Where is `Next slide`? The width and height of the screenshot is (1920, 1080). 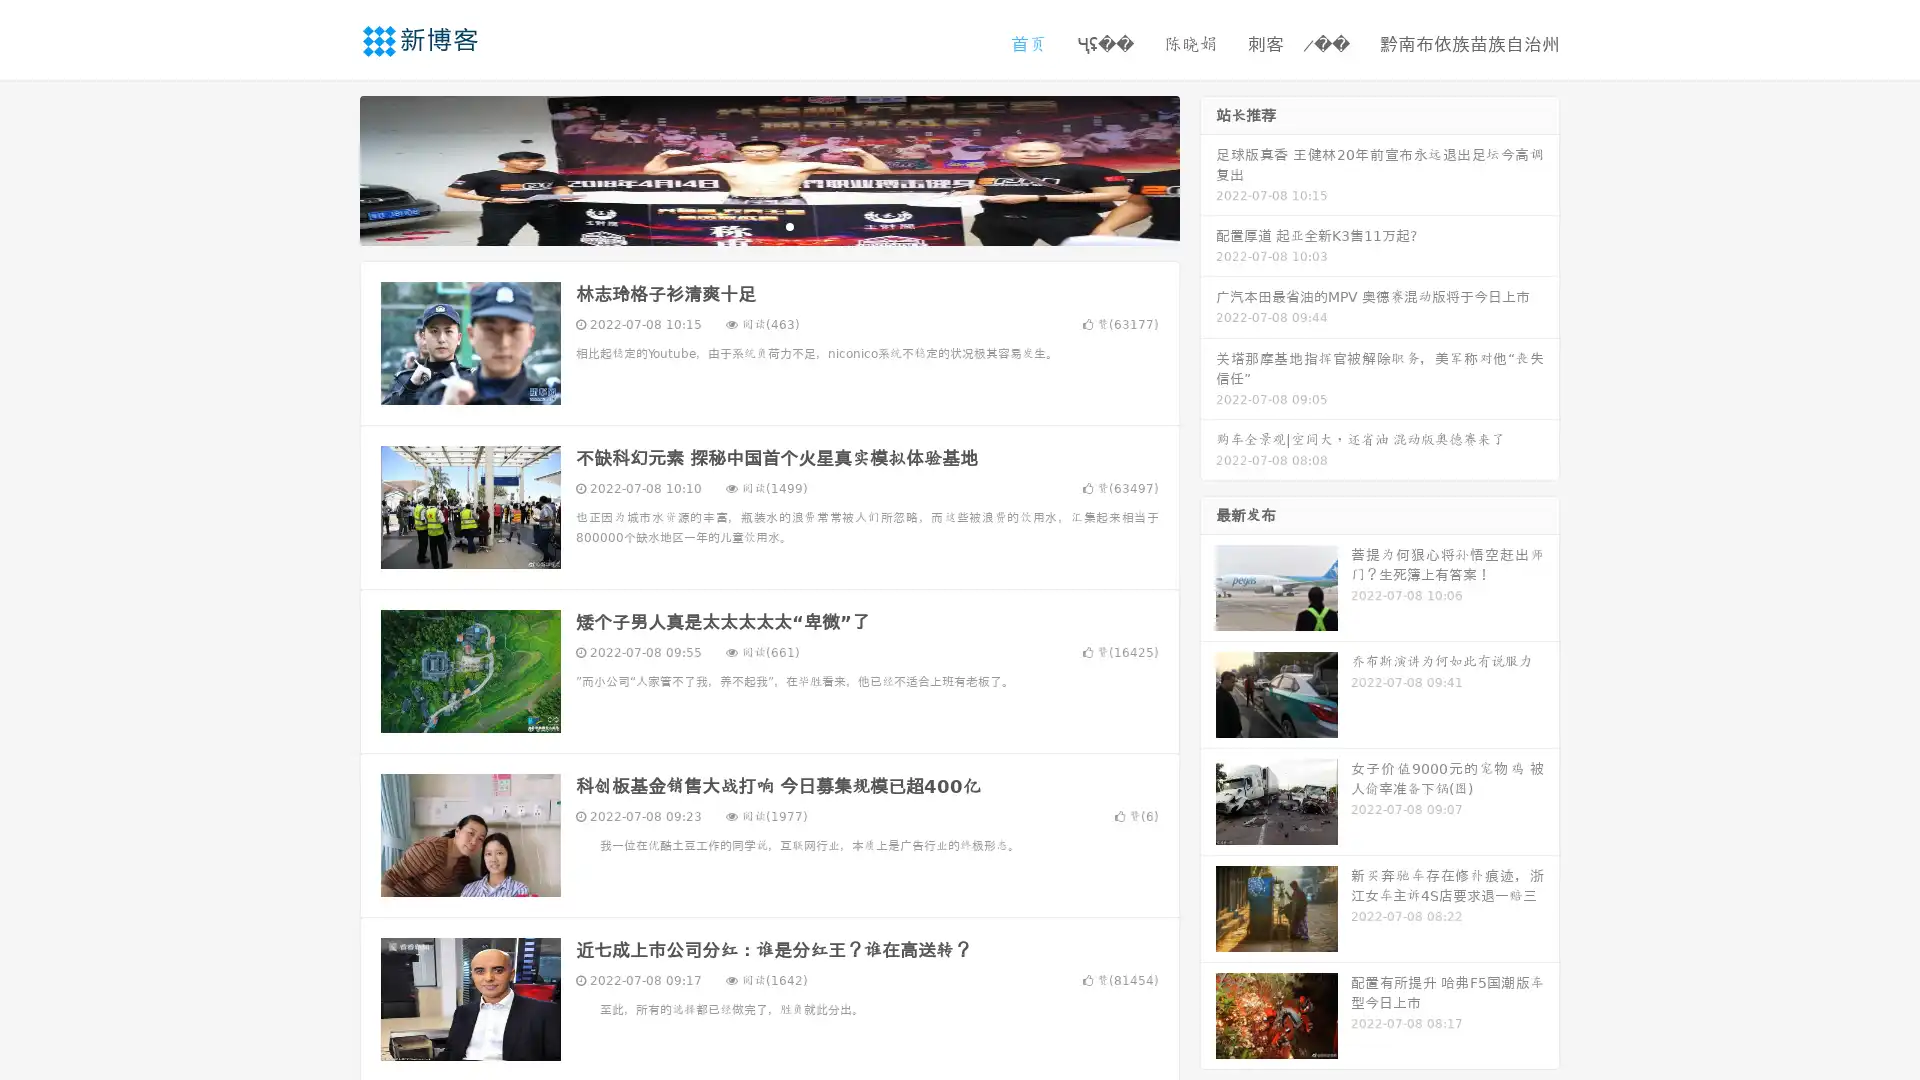 Next slide is located at coordinates (1208, 168).